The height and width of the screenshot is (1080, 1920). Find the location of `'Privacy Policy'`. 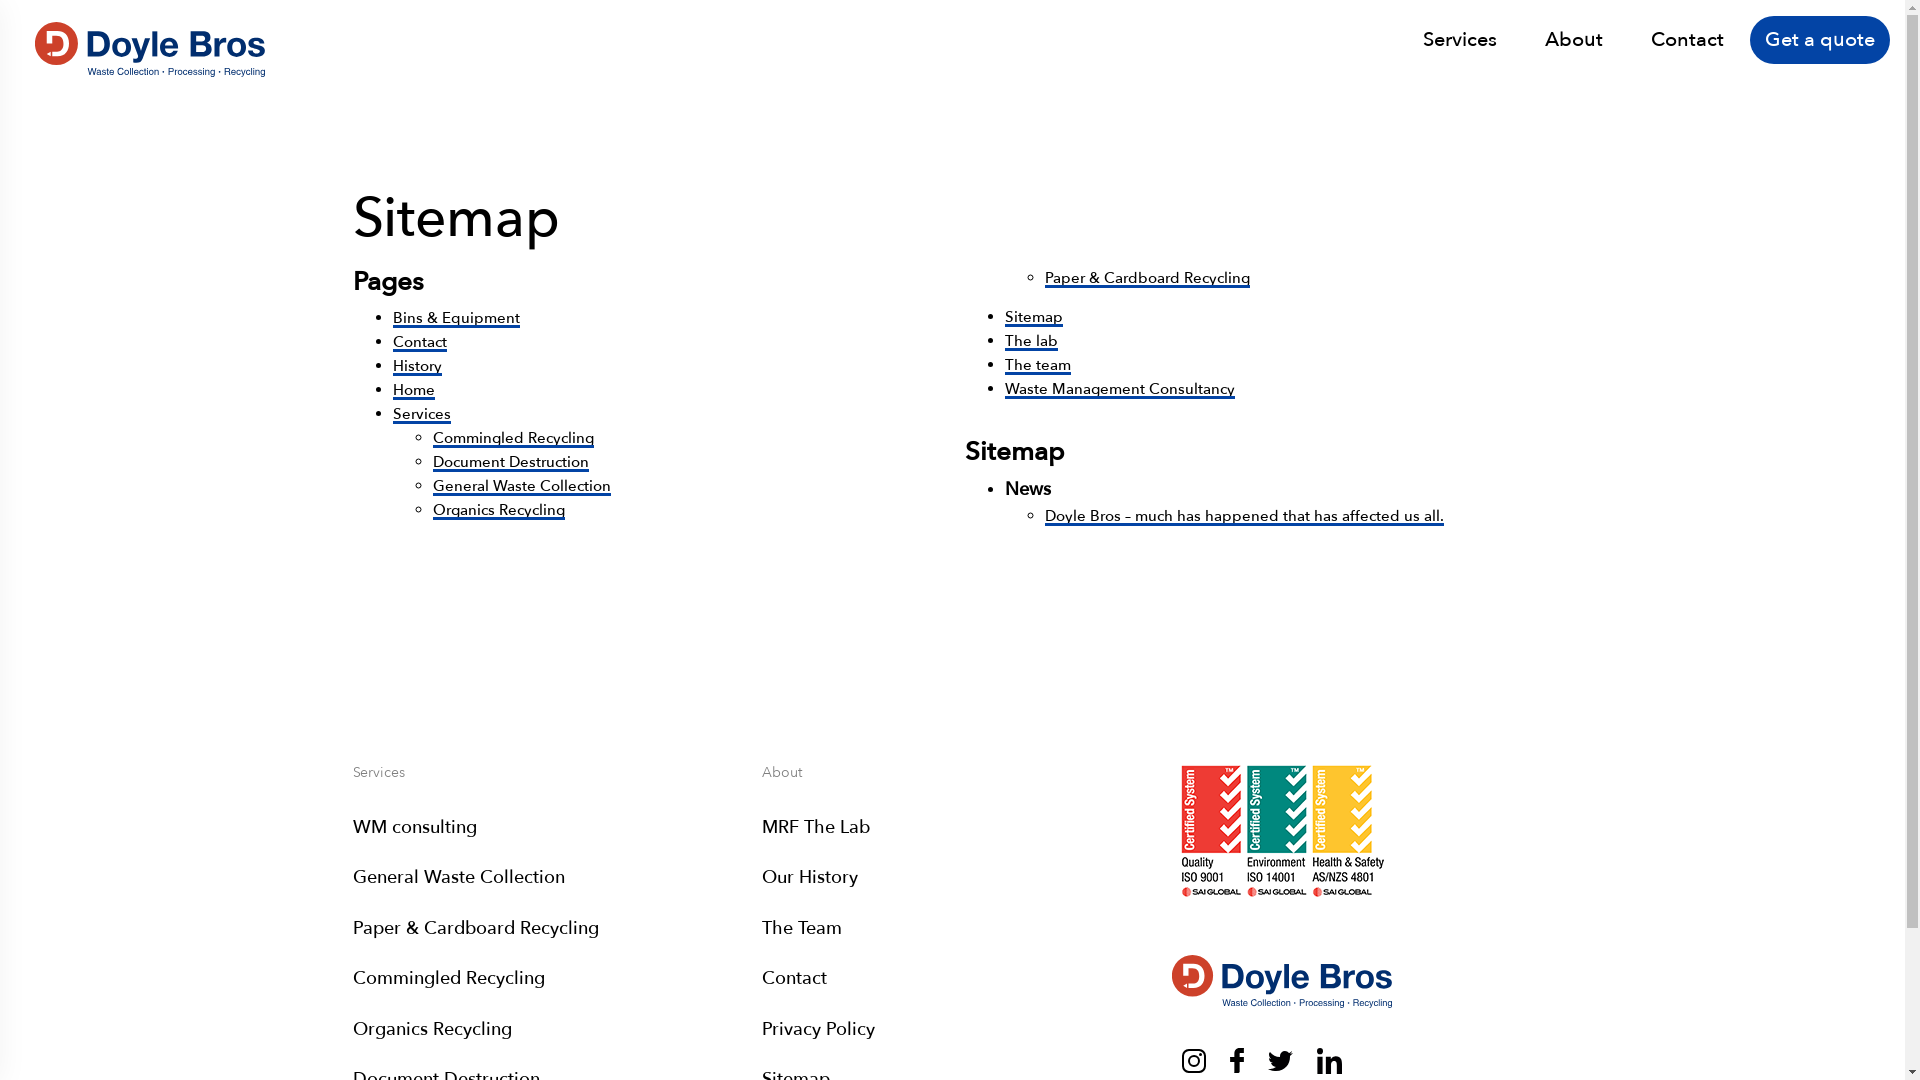

'Privacy Policy' is located at coordinates (761, 1029).